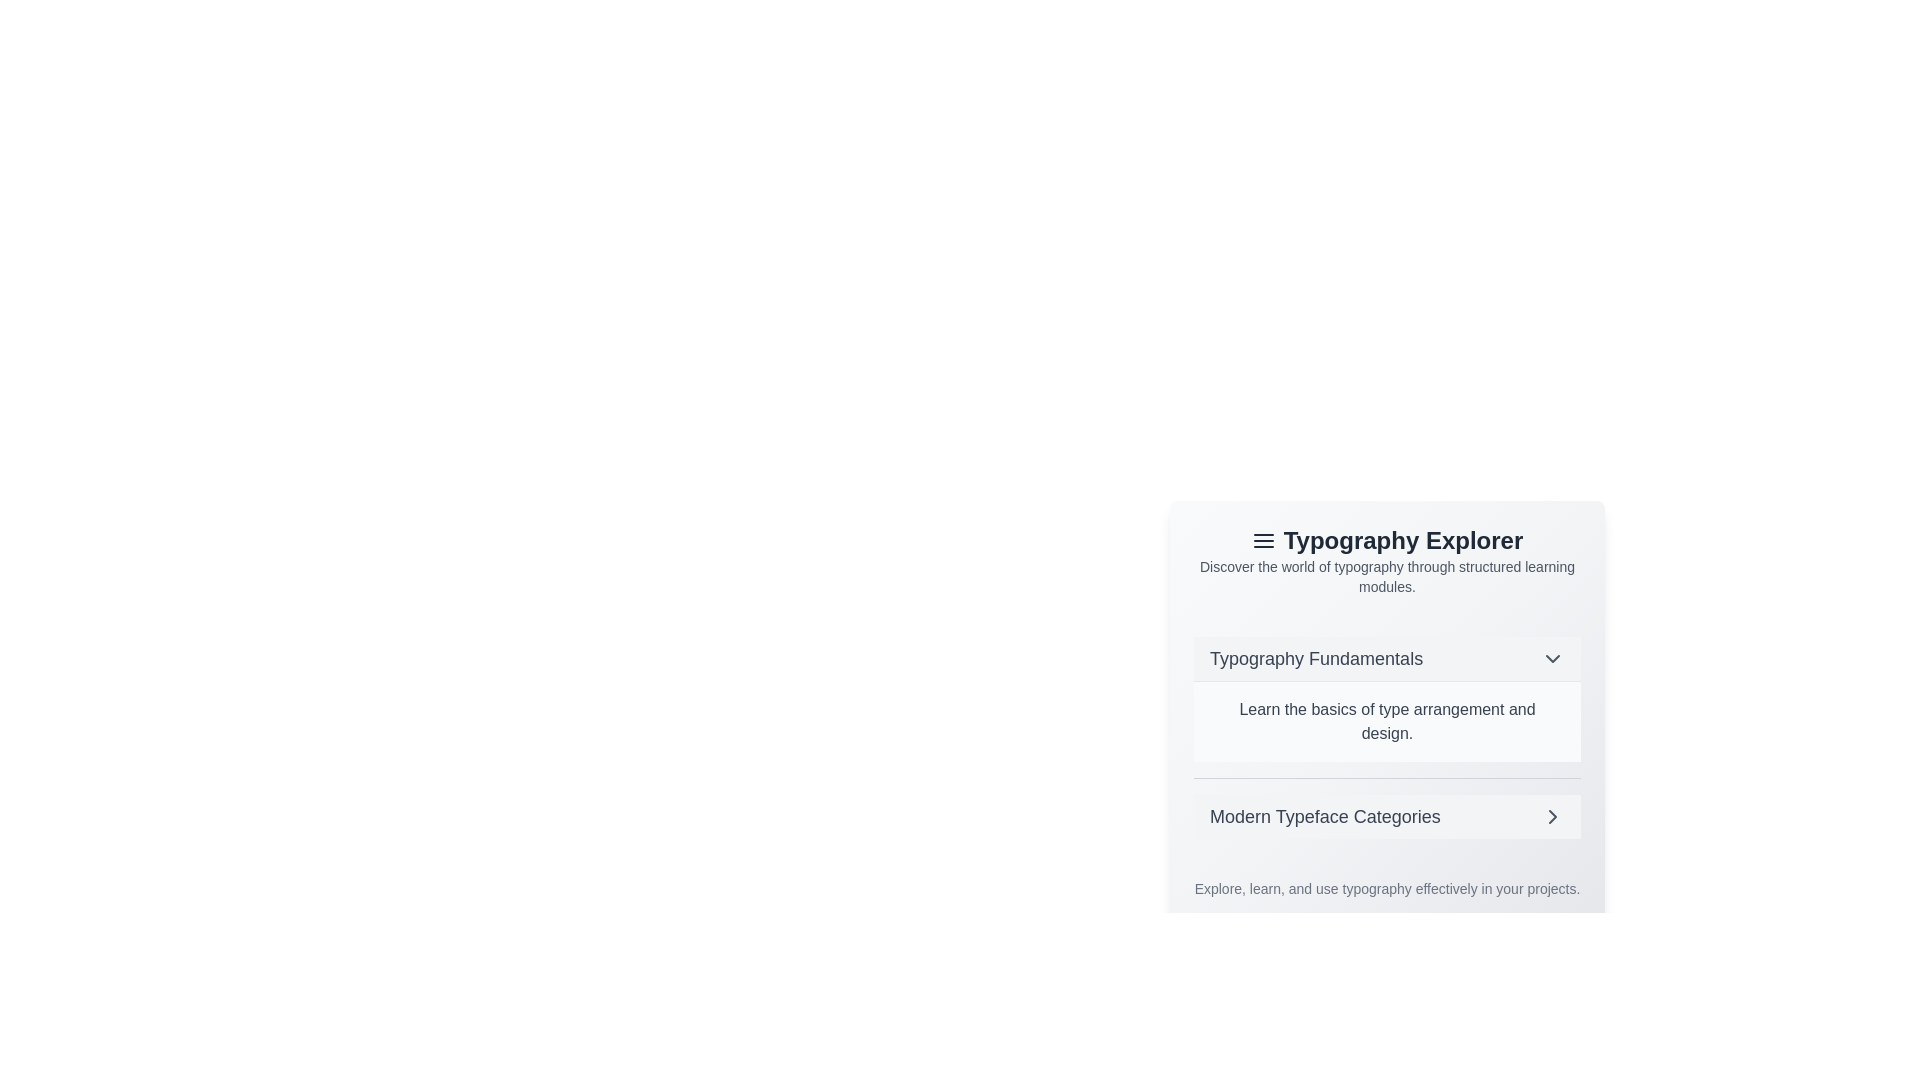  Describe the element at coordinates (1386, 721) in the screenshot. I see `the text label that provides descriptive information about typography arrangement and design, located in the 'Typography Fundamentals' section` at that location.